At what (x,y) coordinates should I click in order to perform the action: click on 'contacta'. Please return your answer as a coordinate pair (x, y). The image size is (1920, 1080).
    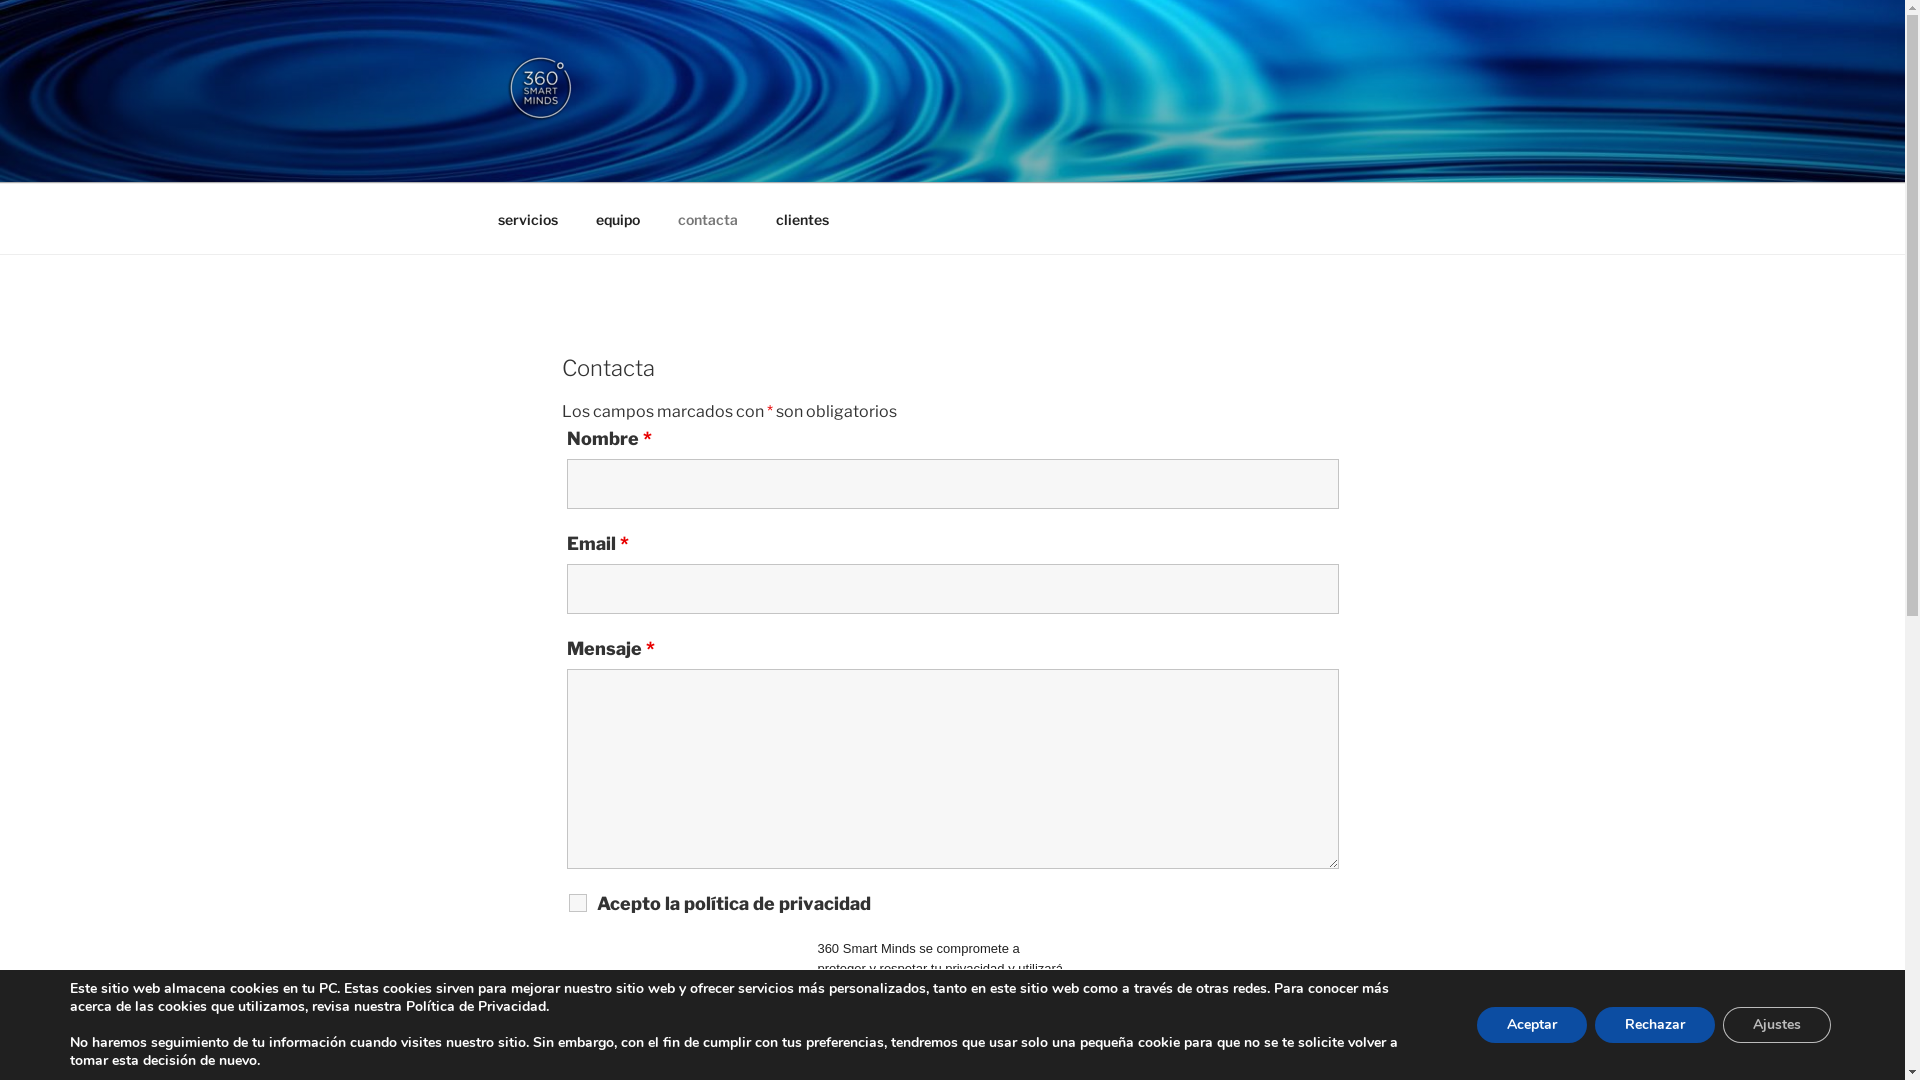
    Looking at the image, I should click on (707, 218).